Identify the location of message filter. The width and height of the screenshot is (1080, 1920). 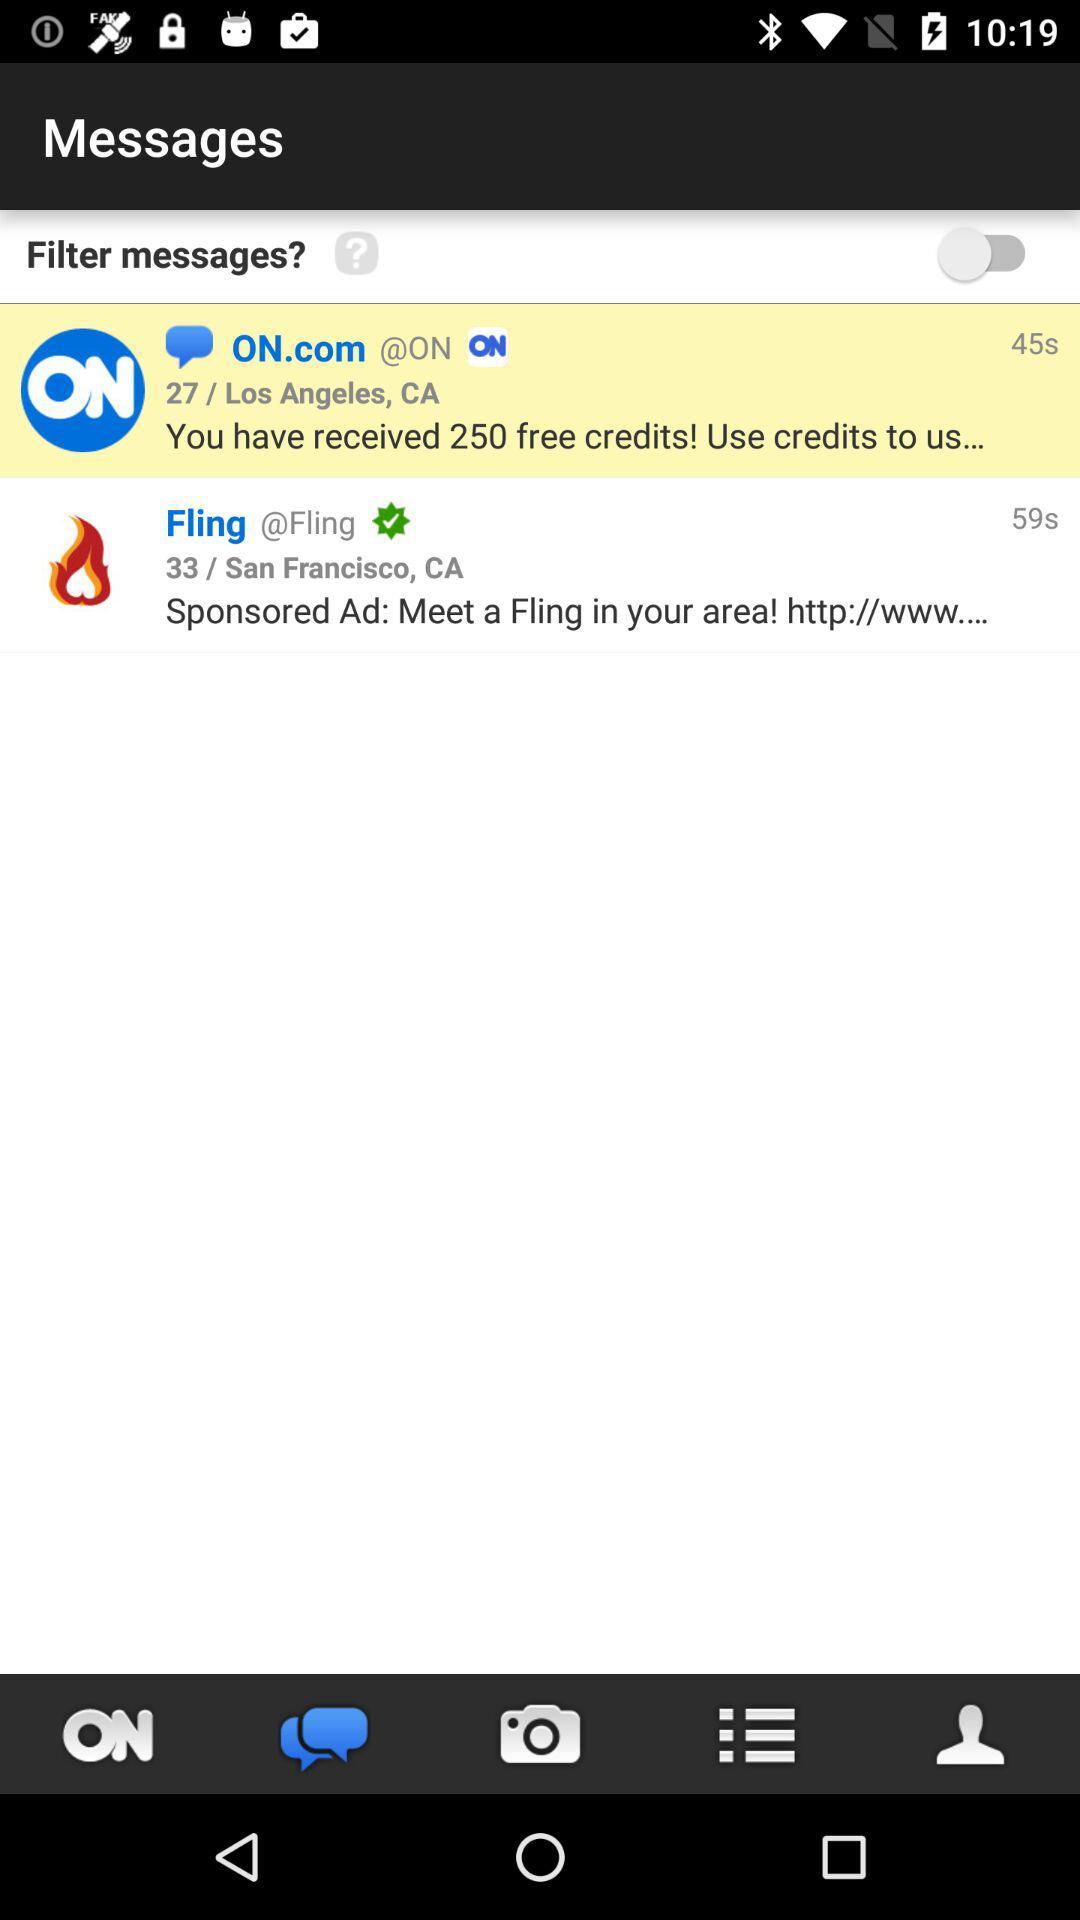
(991, 252).